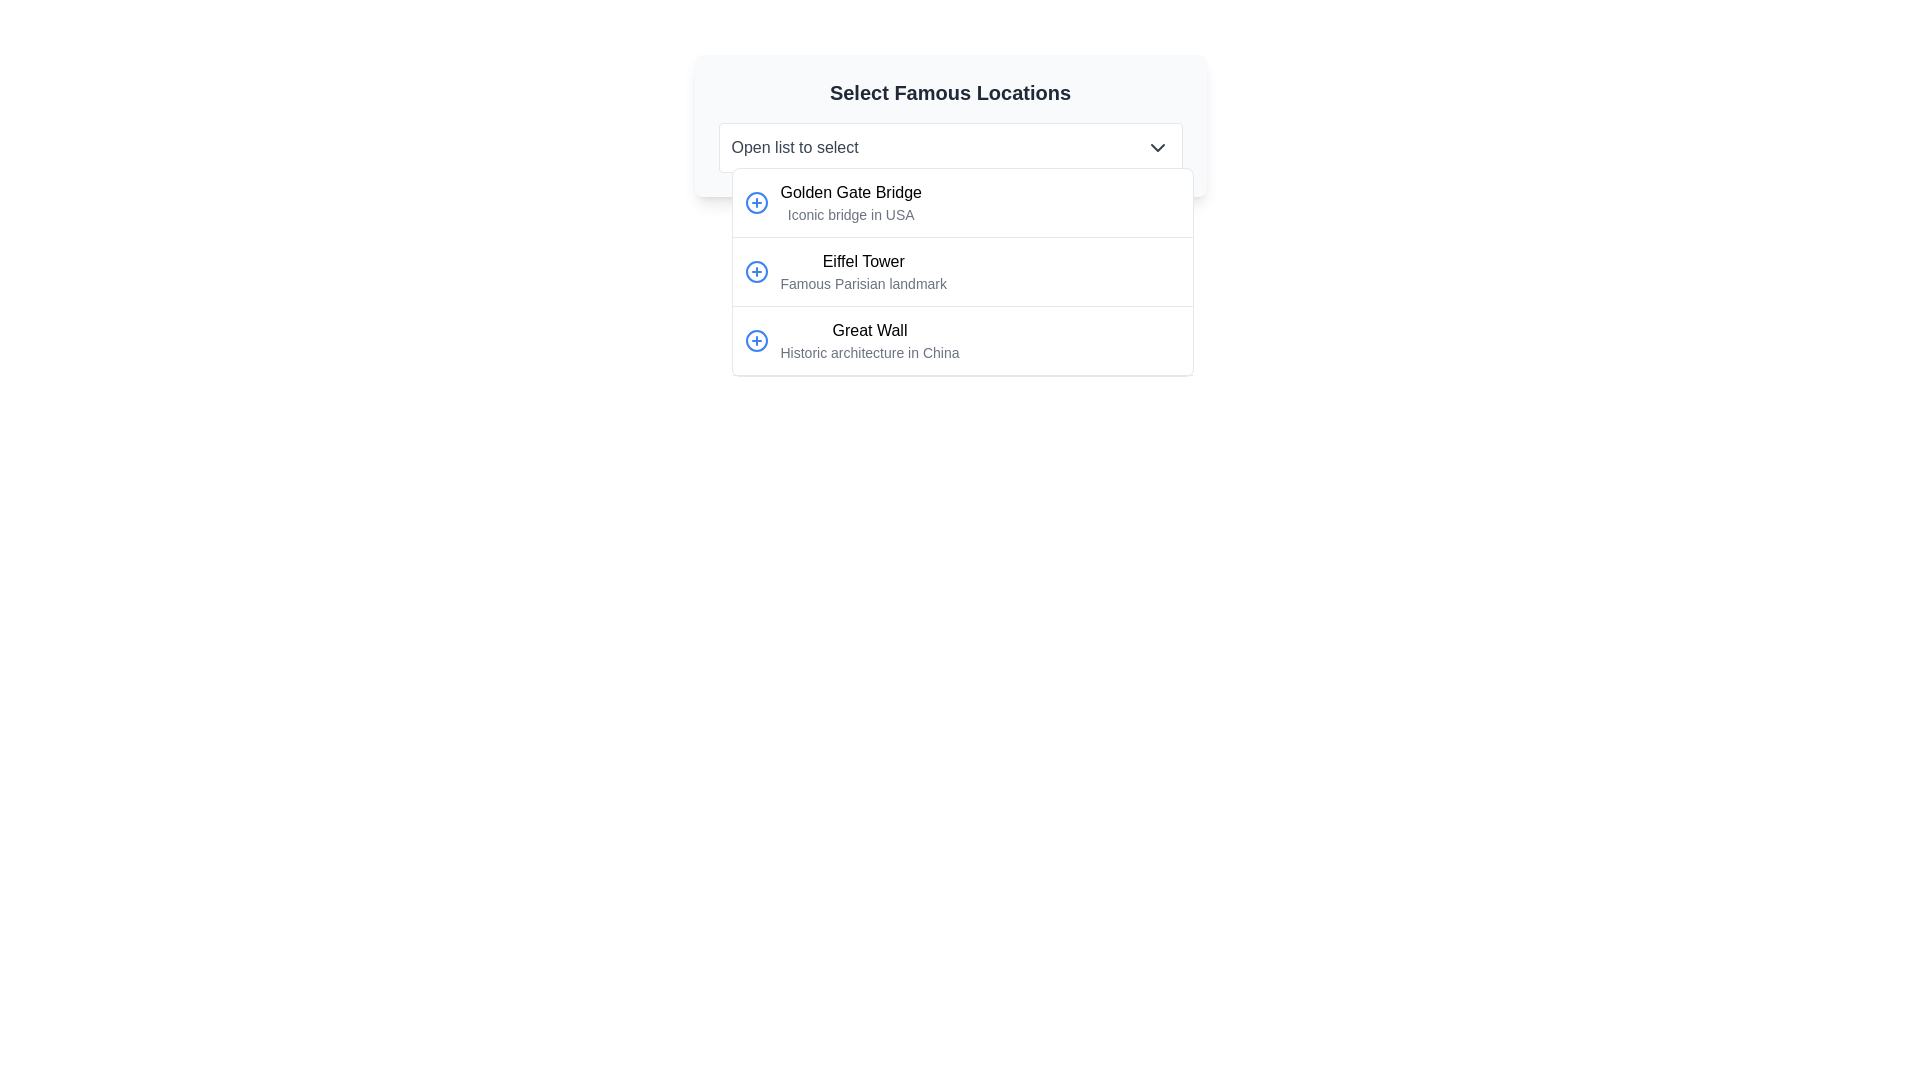 The width and height of the screenshot is (1920, 1080). I want to click on the 'Golden Gate Bridge' text label in the dropdown menu under 'Select Famous Locations', which is positioned above the description 'Iconic bridge in USA', so click(851, 192).